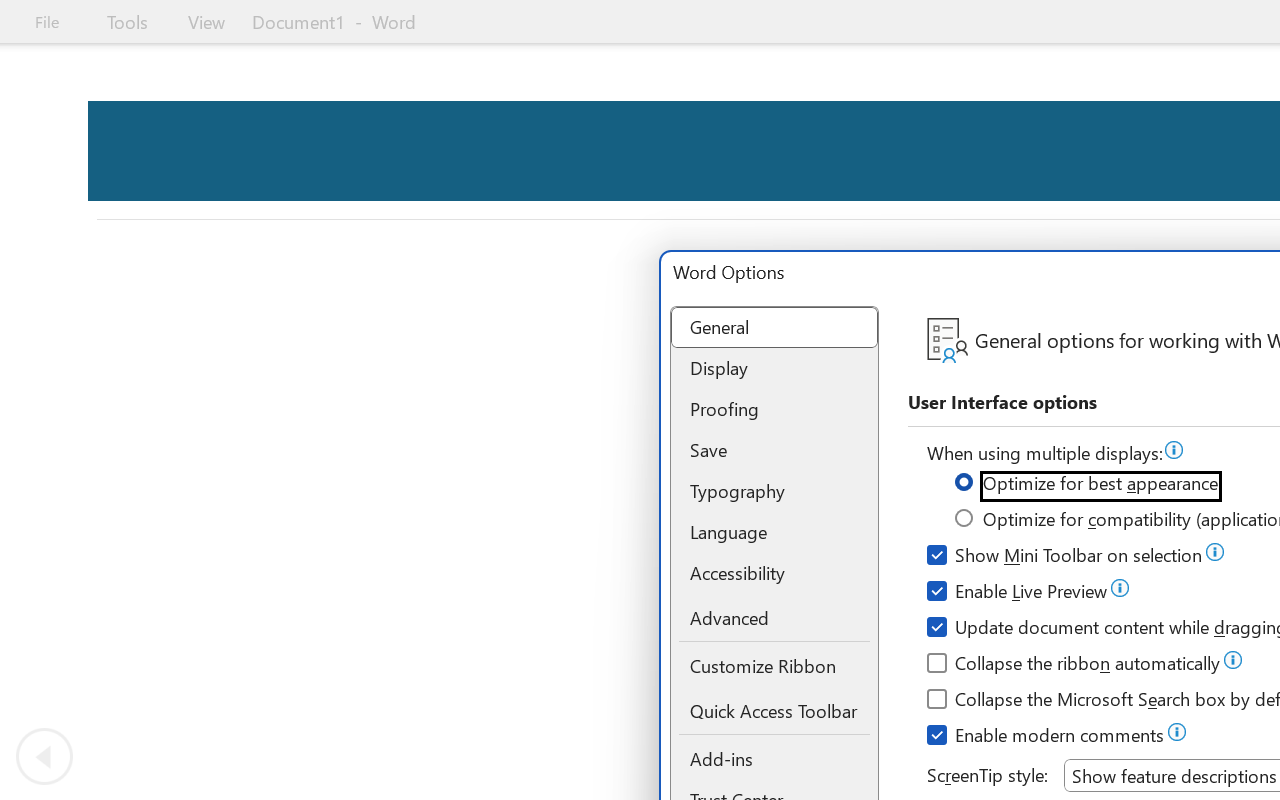 The width and height of the screenshot is (1280, 800). Describe the element at coordinates (773, 326) in the screenshot. I see `'General'` at that location.